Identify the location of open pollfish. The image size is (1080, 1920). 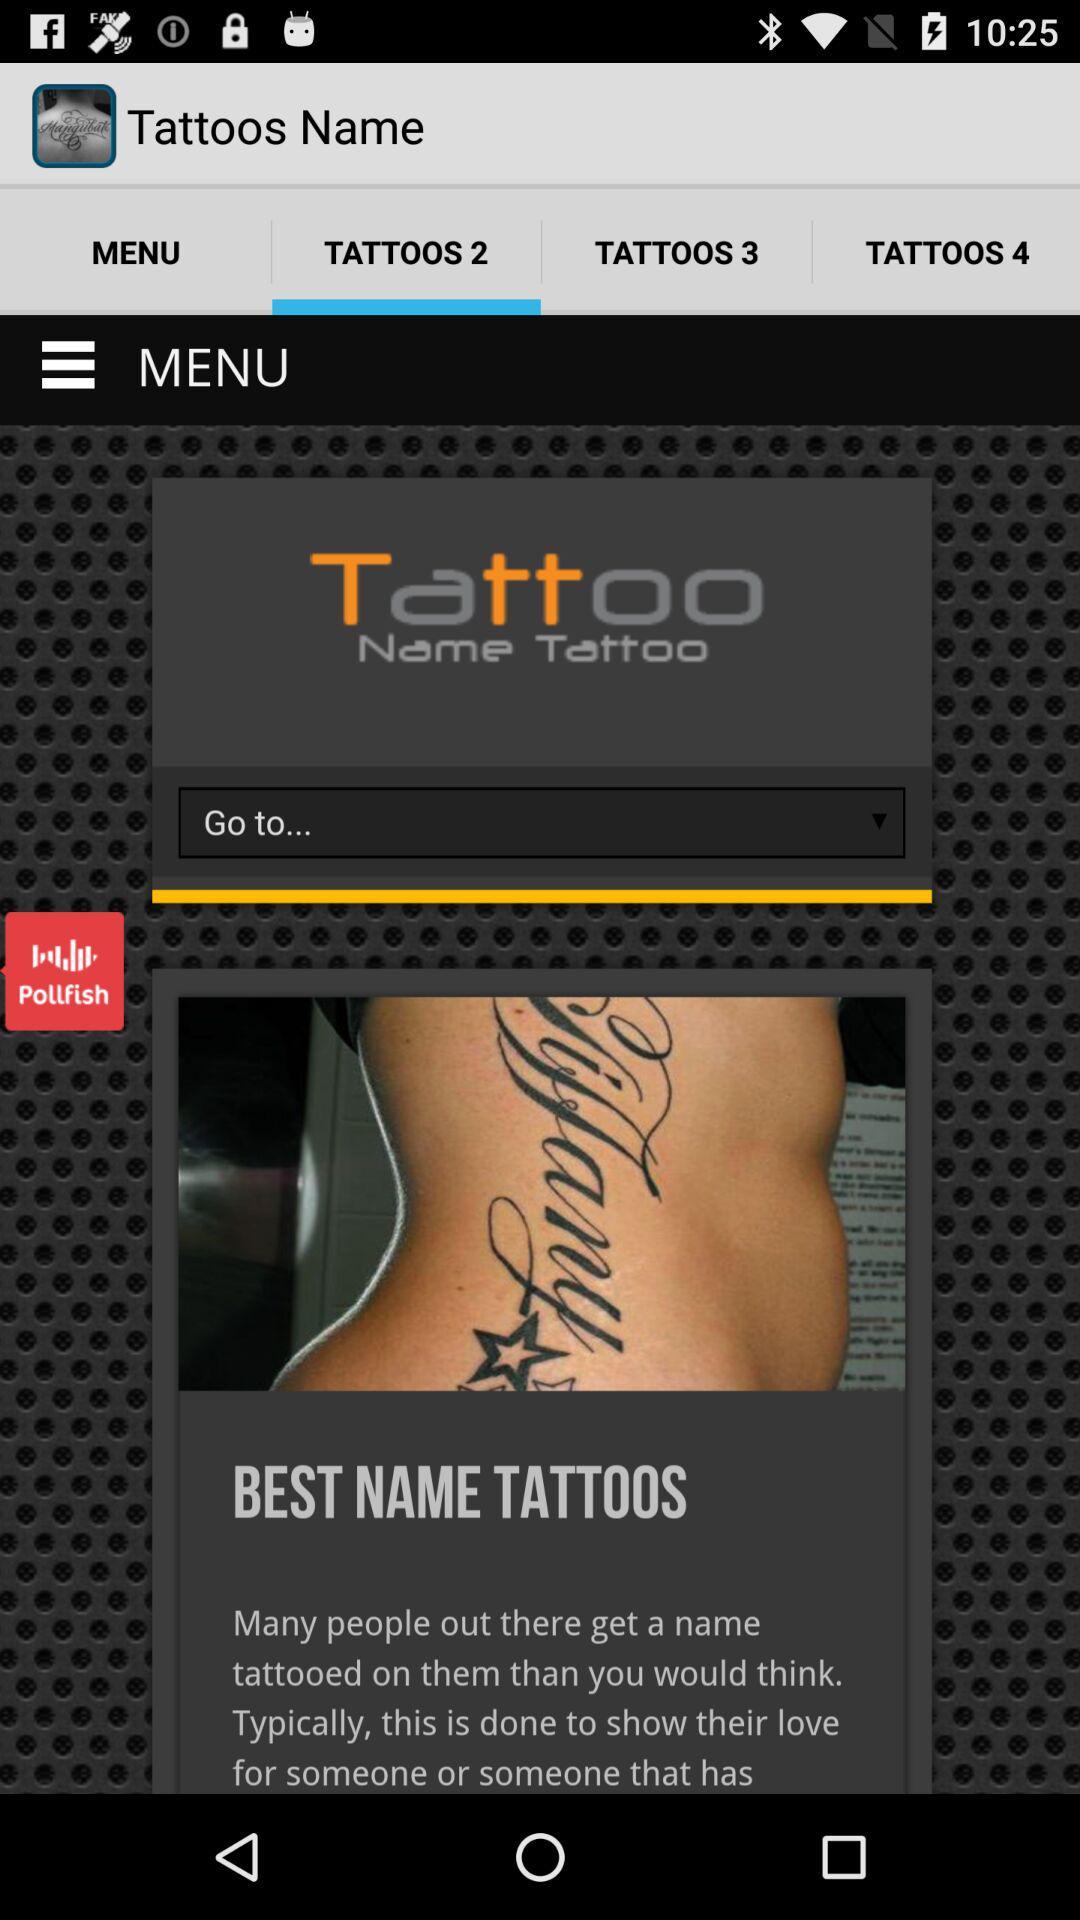
(60, 971).